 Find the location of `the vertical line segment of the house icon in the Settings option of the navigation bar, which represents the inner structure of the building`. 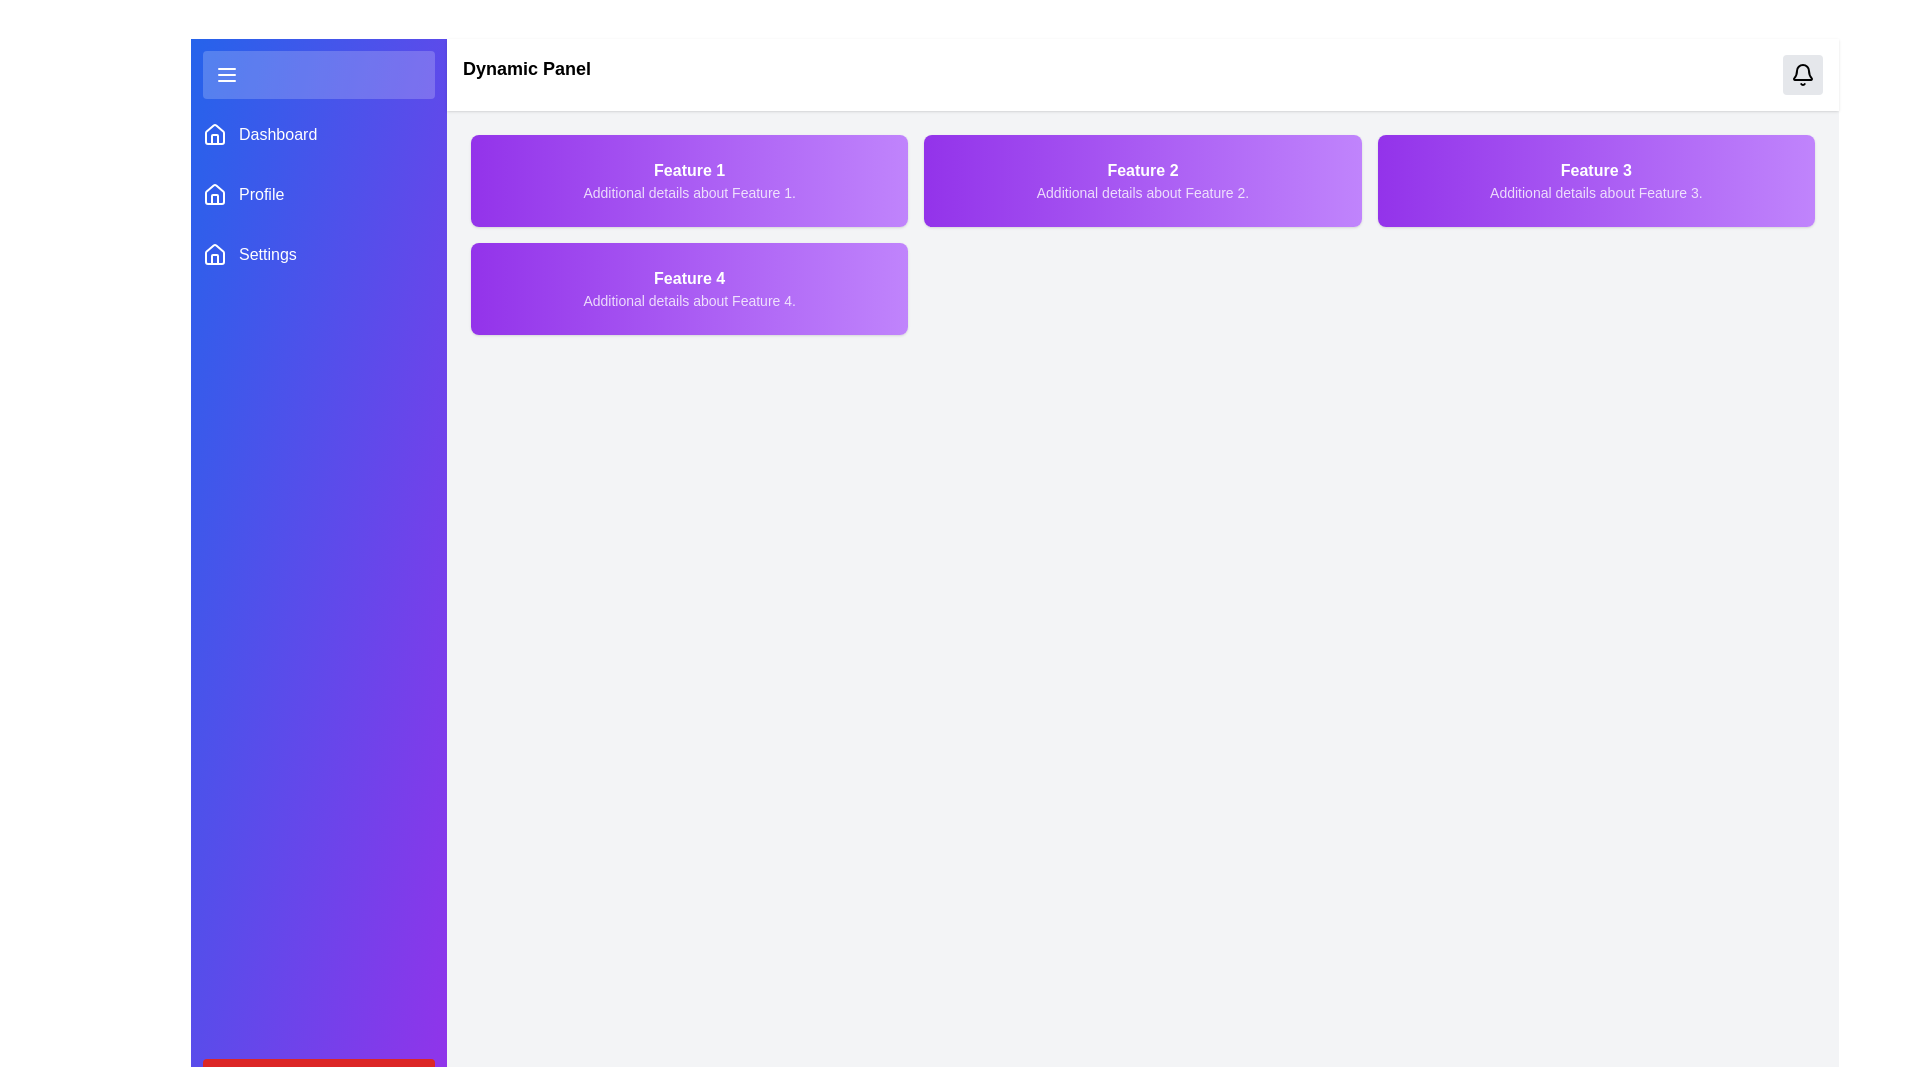

the vertical line segment of the house icon in the Settings option of the navigation bar, which represents the inner structure of the building is located at coordinates (215, 258).